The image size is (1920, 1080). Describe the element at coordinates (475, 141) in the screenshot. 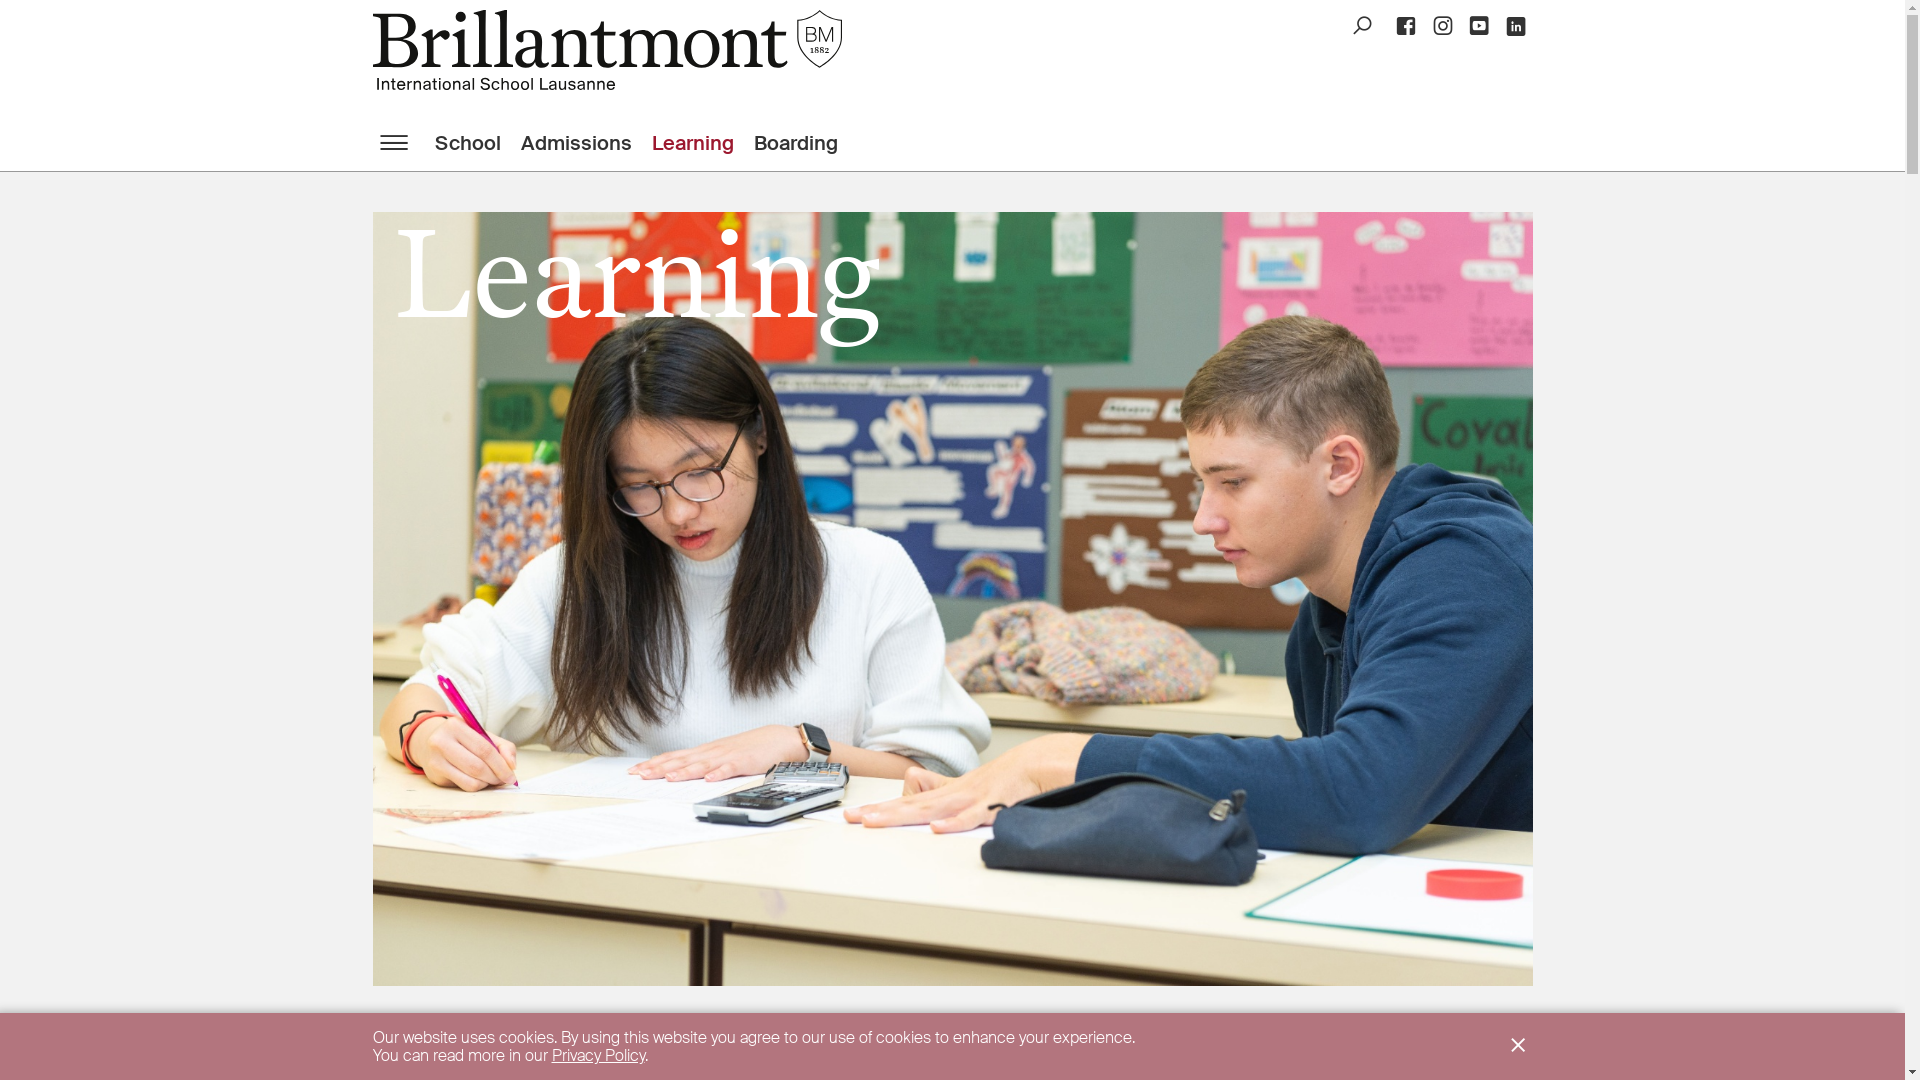

I see `'School'` at that location.